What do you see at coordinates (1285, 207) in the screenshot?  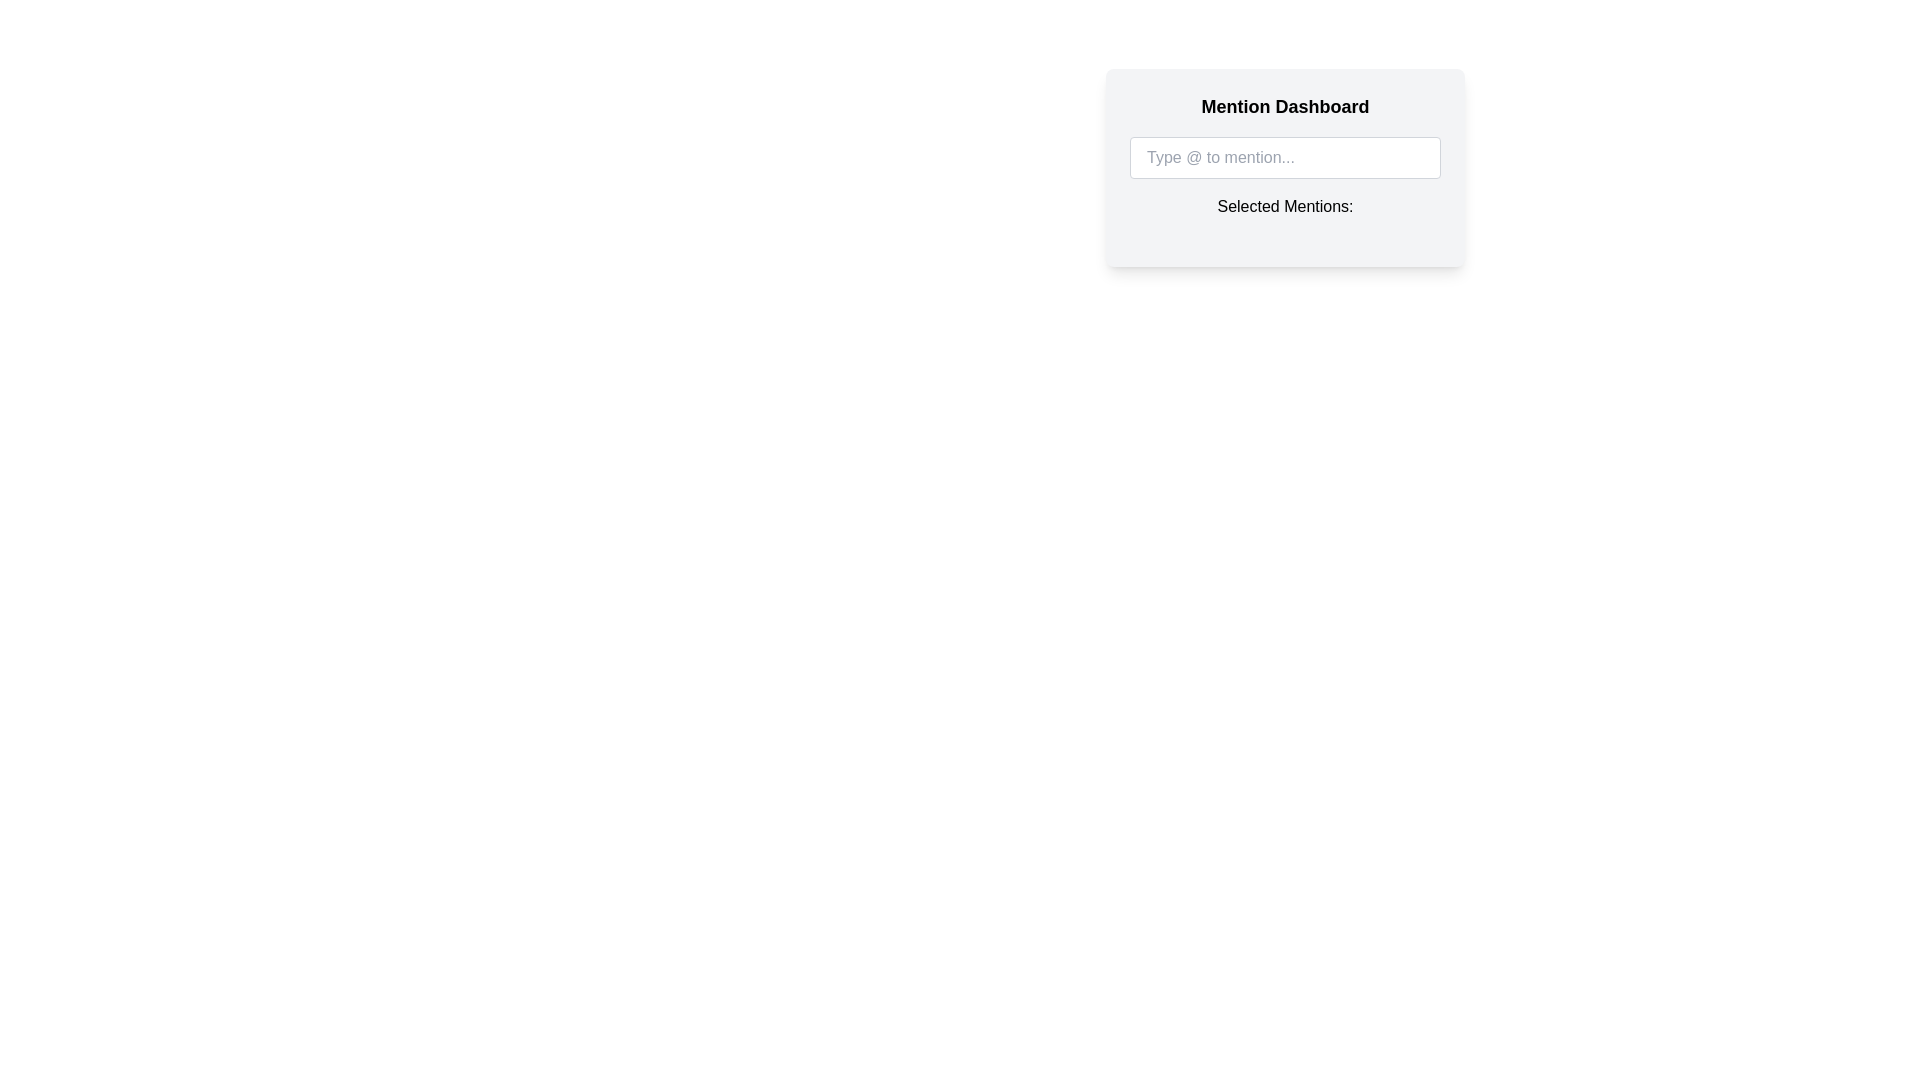 I see `the Label indicating the start of the section designed` at bounding box center [1285, 207].